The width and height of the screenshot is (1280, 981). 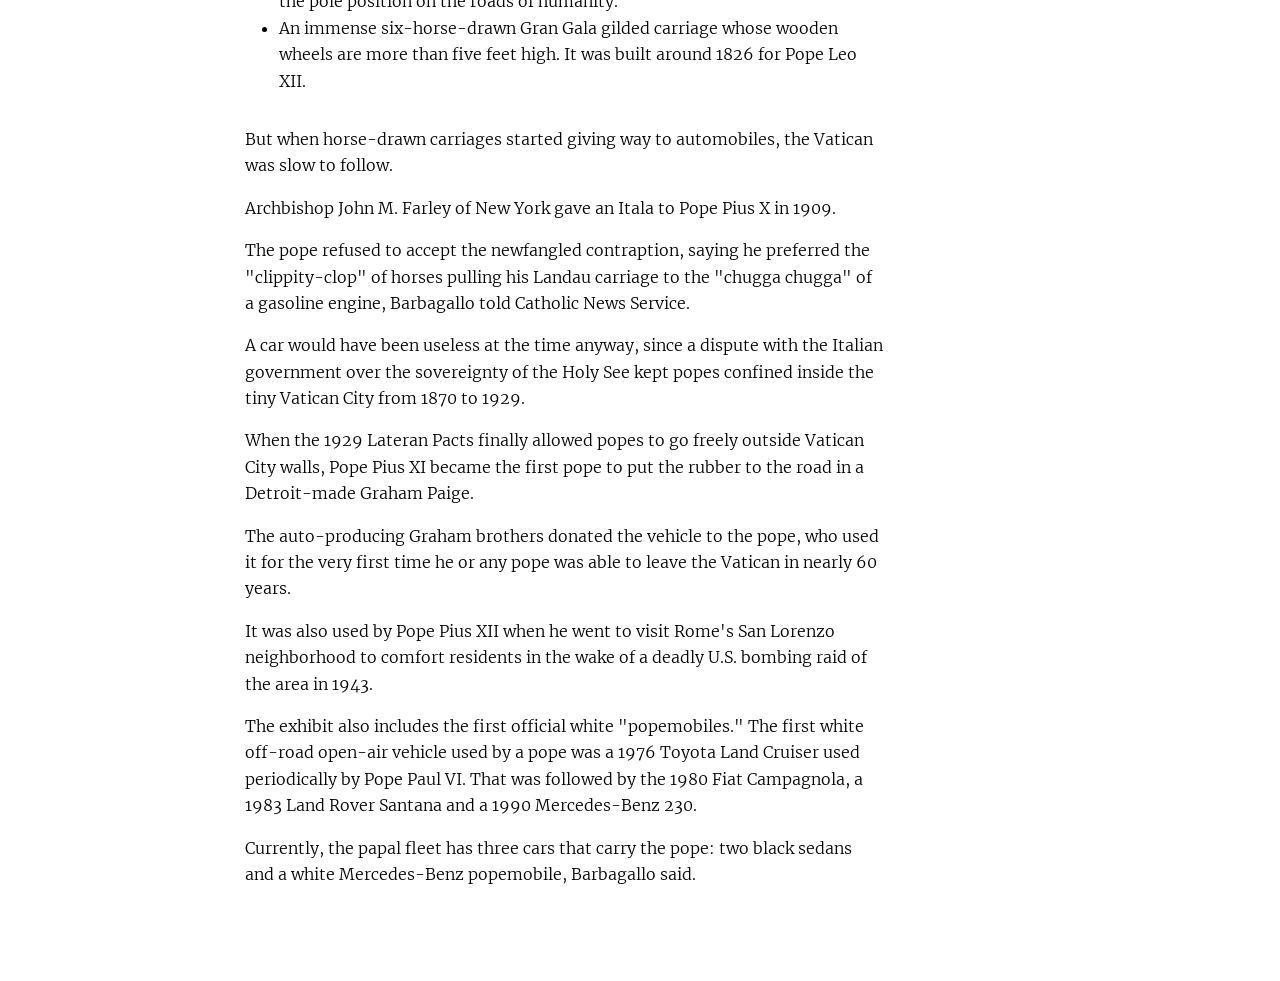 What do you see at coordinates (560, 561) in the screenshot?
I see `'The auto-producing Graham brothers donated the vehicle to the pope, who used it for the very first time he or any pope was able to leave the Vatican in nearly 60 years.'` at bounding box center [560, 561].